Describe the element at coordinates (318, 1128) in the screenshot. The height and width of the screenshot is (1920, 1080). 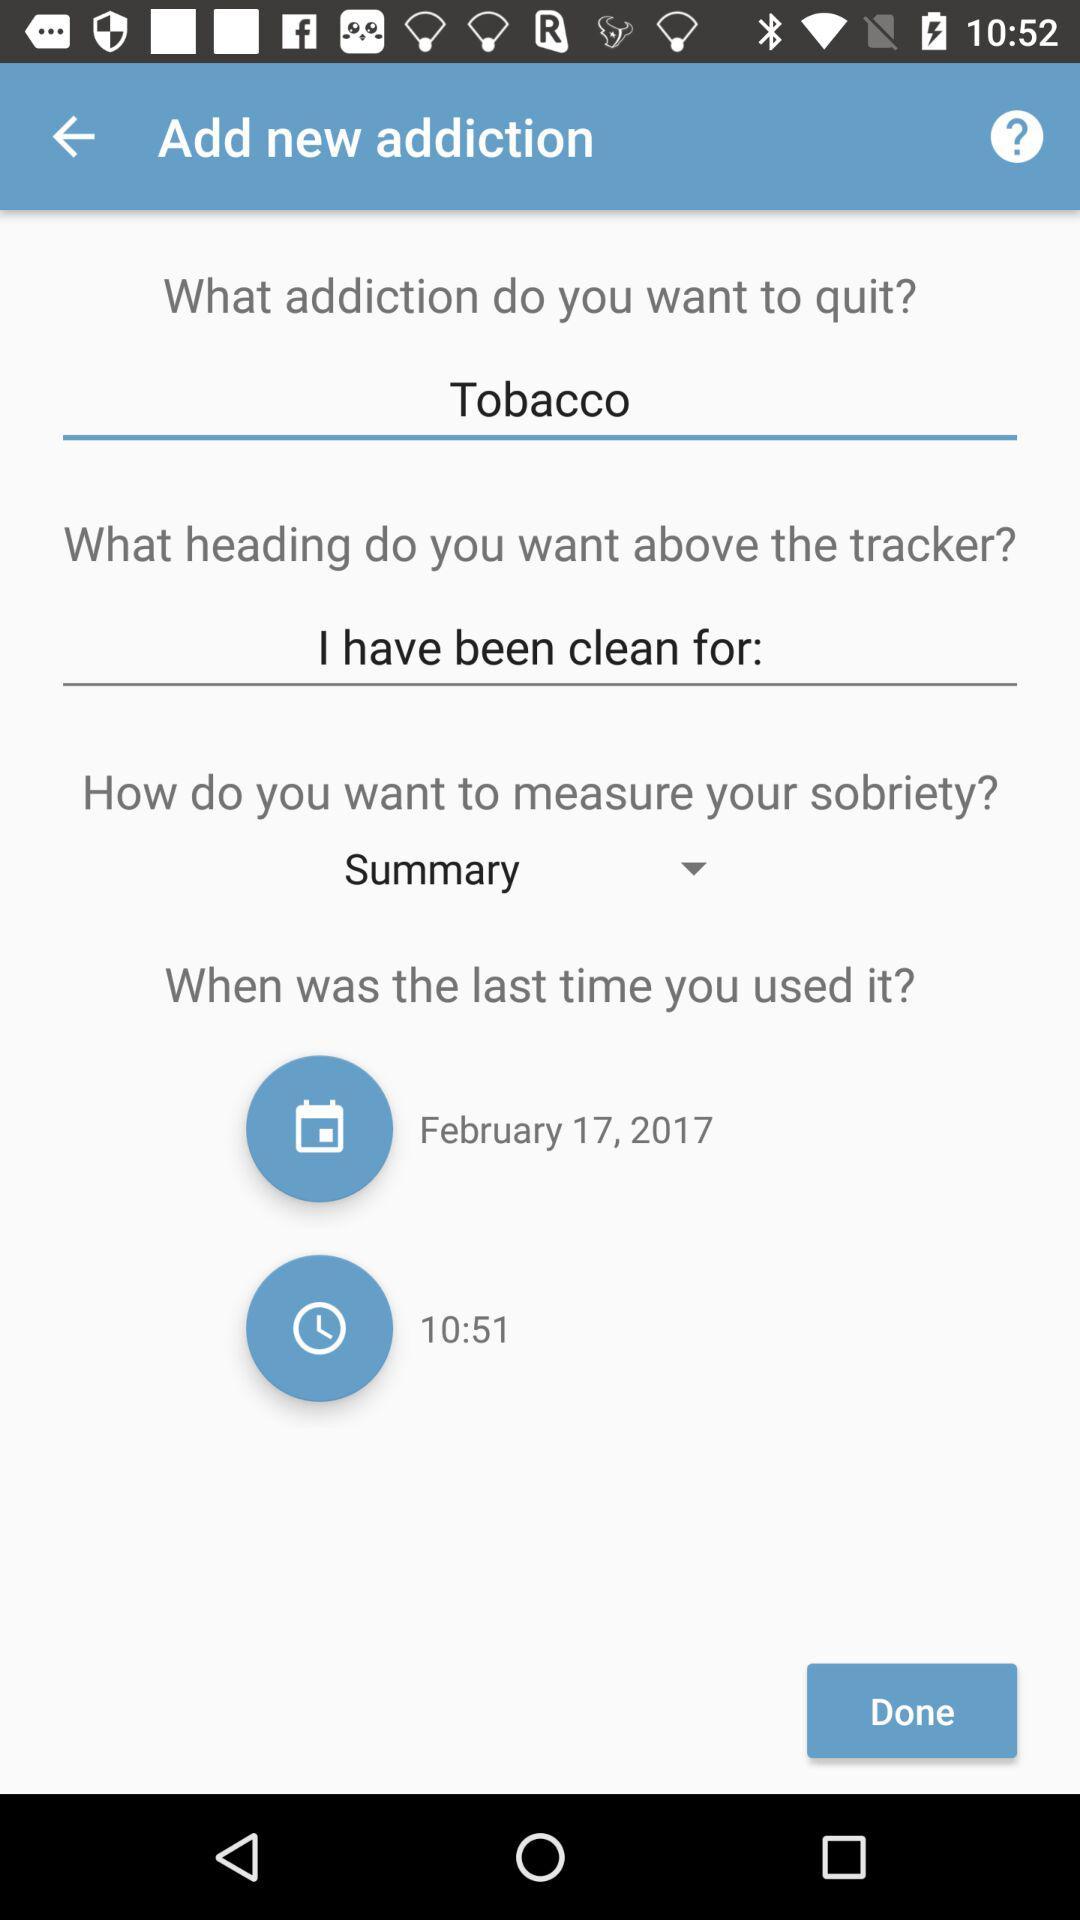
I see `date last used` at that location.